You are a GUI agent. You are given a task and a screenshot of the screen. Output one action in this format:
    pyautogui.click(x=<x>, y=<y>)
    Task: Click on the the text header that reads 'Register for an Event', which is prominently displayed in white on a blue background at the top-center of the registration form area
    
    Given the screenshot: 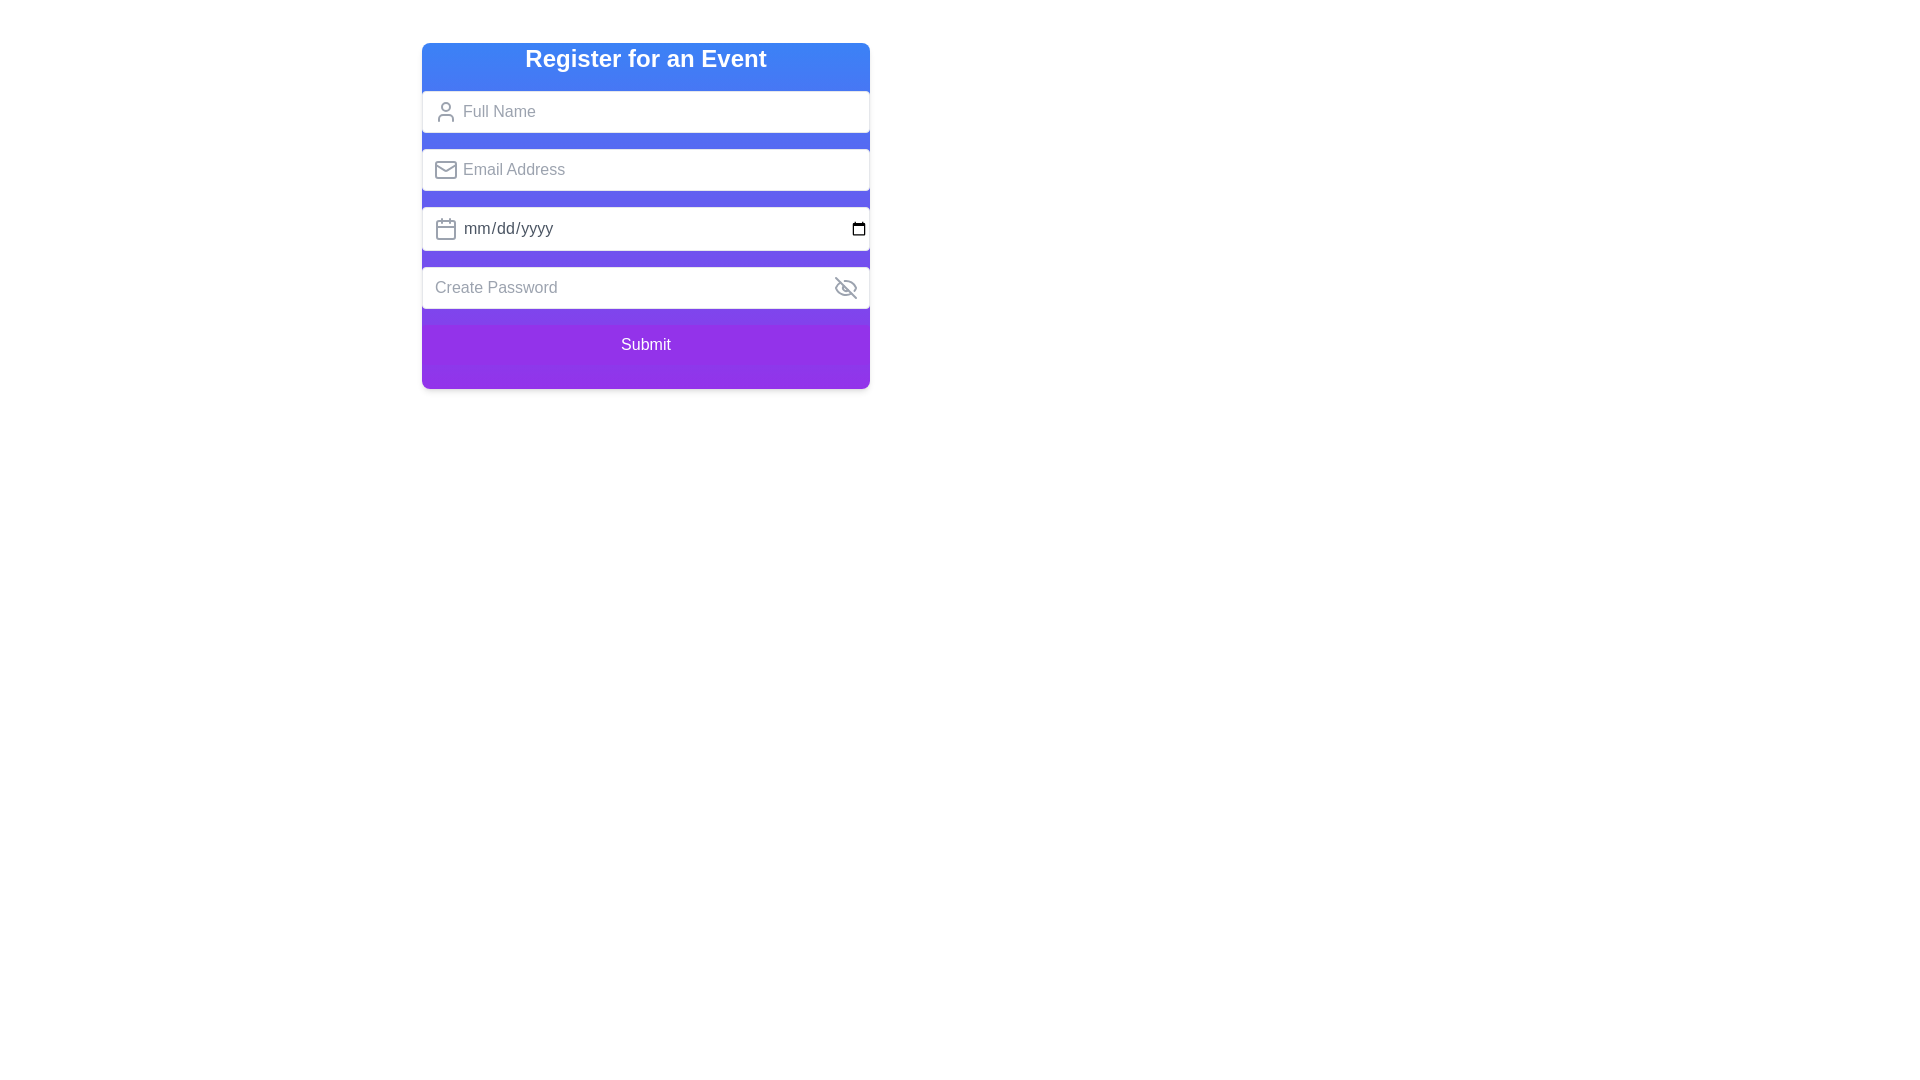 What is the action you would take?
    pyautogui.click(x=646, y=57)
    